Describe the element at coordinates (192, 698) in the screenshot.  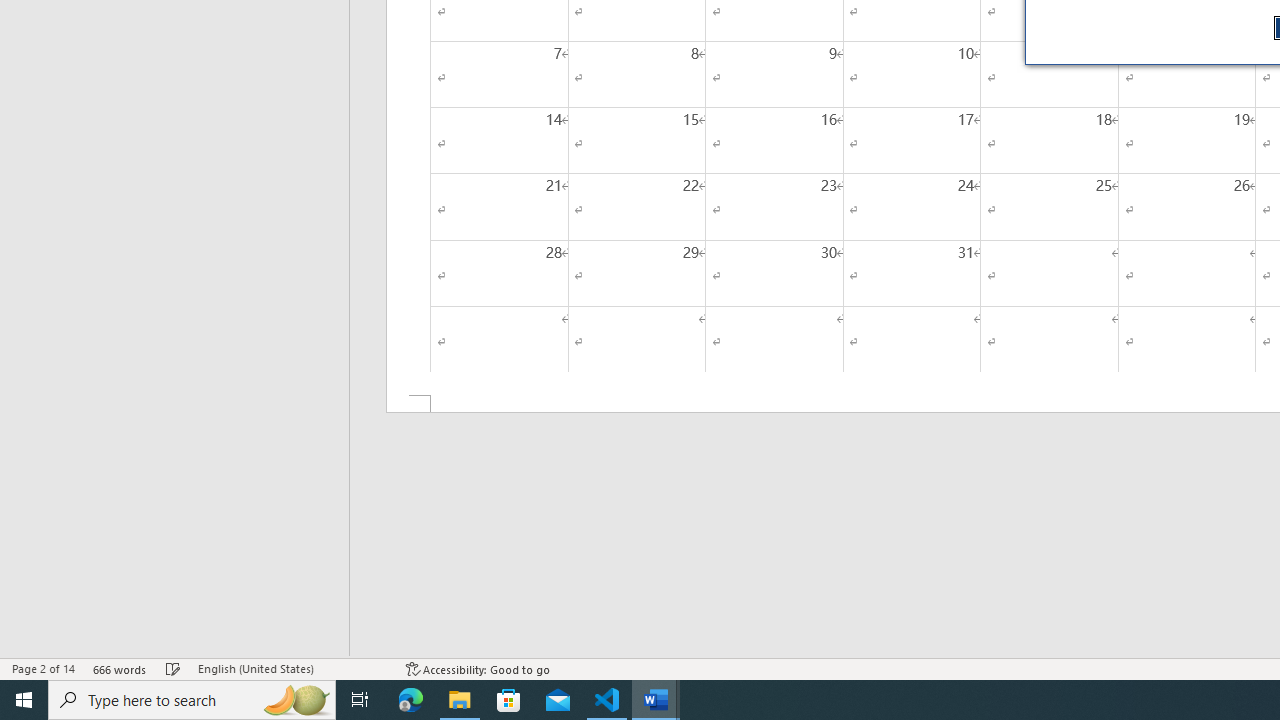
I see `'Type here to search'` at that location.